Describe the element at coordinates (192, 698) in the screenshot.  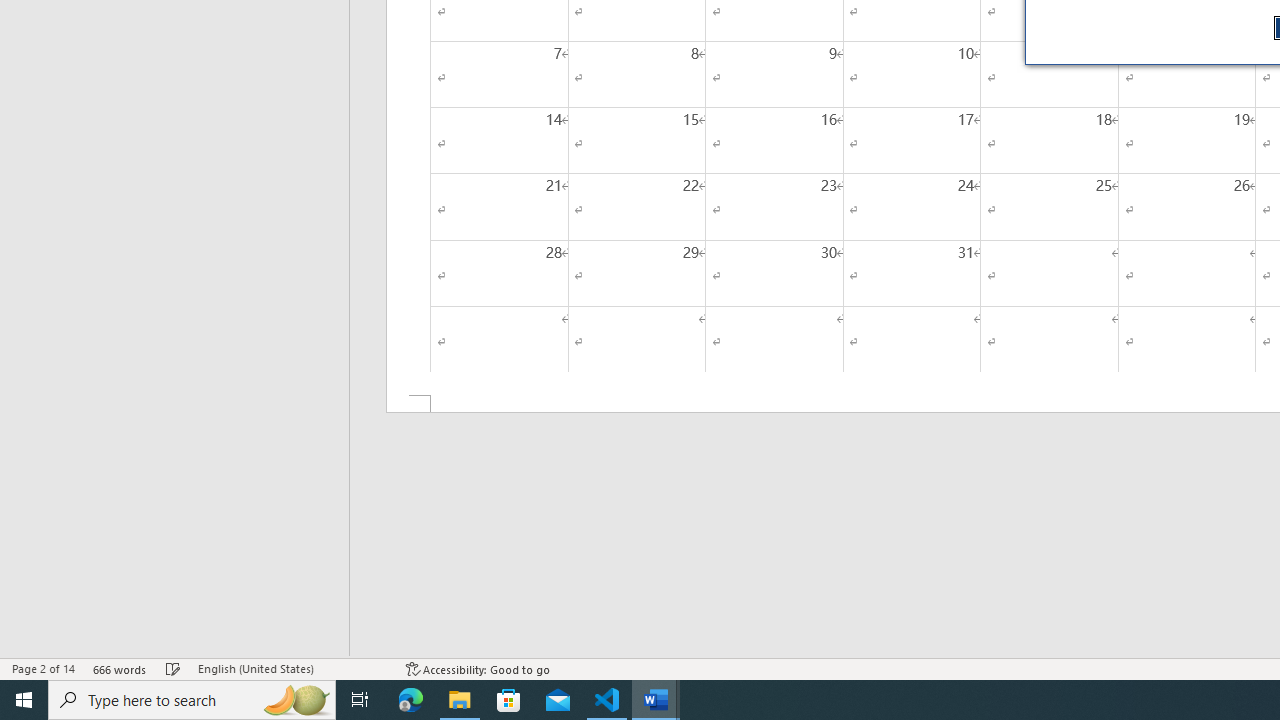
I see `'Type here to search'` at that location.